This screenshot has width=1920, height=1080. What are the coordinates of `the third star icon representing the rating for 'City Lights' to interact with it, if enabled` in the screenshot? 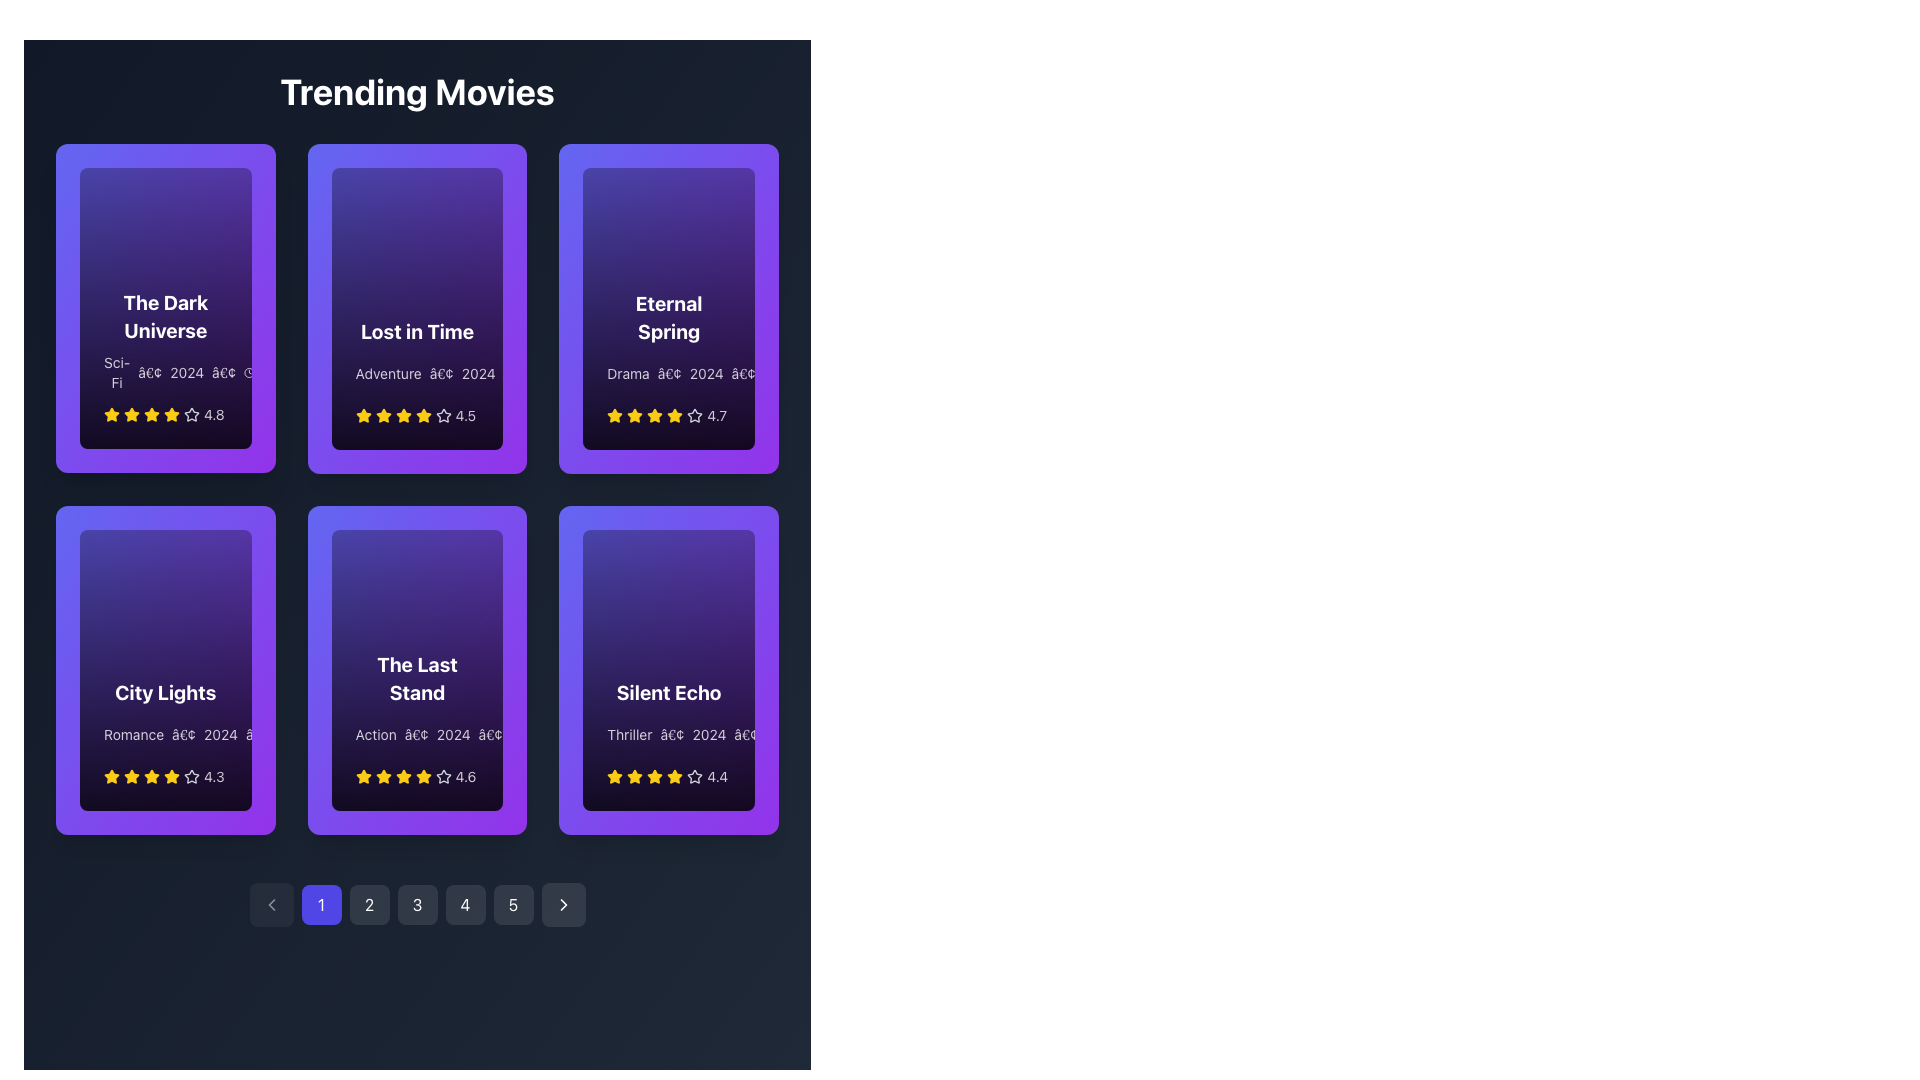 It's located at (131, 774).